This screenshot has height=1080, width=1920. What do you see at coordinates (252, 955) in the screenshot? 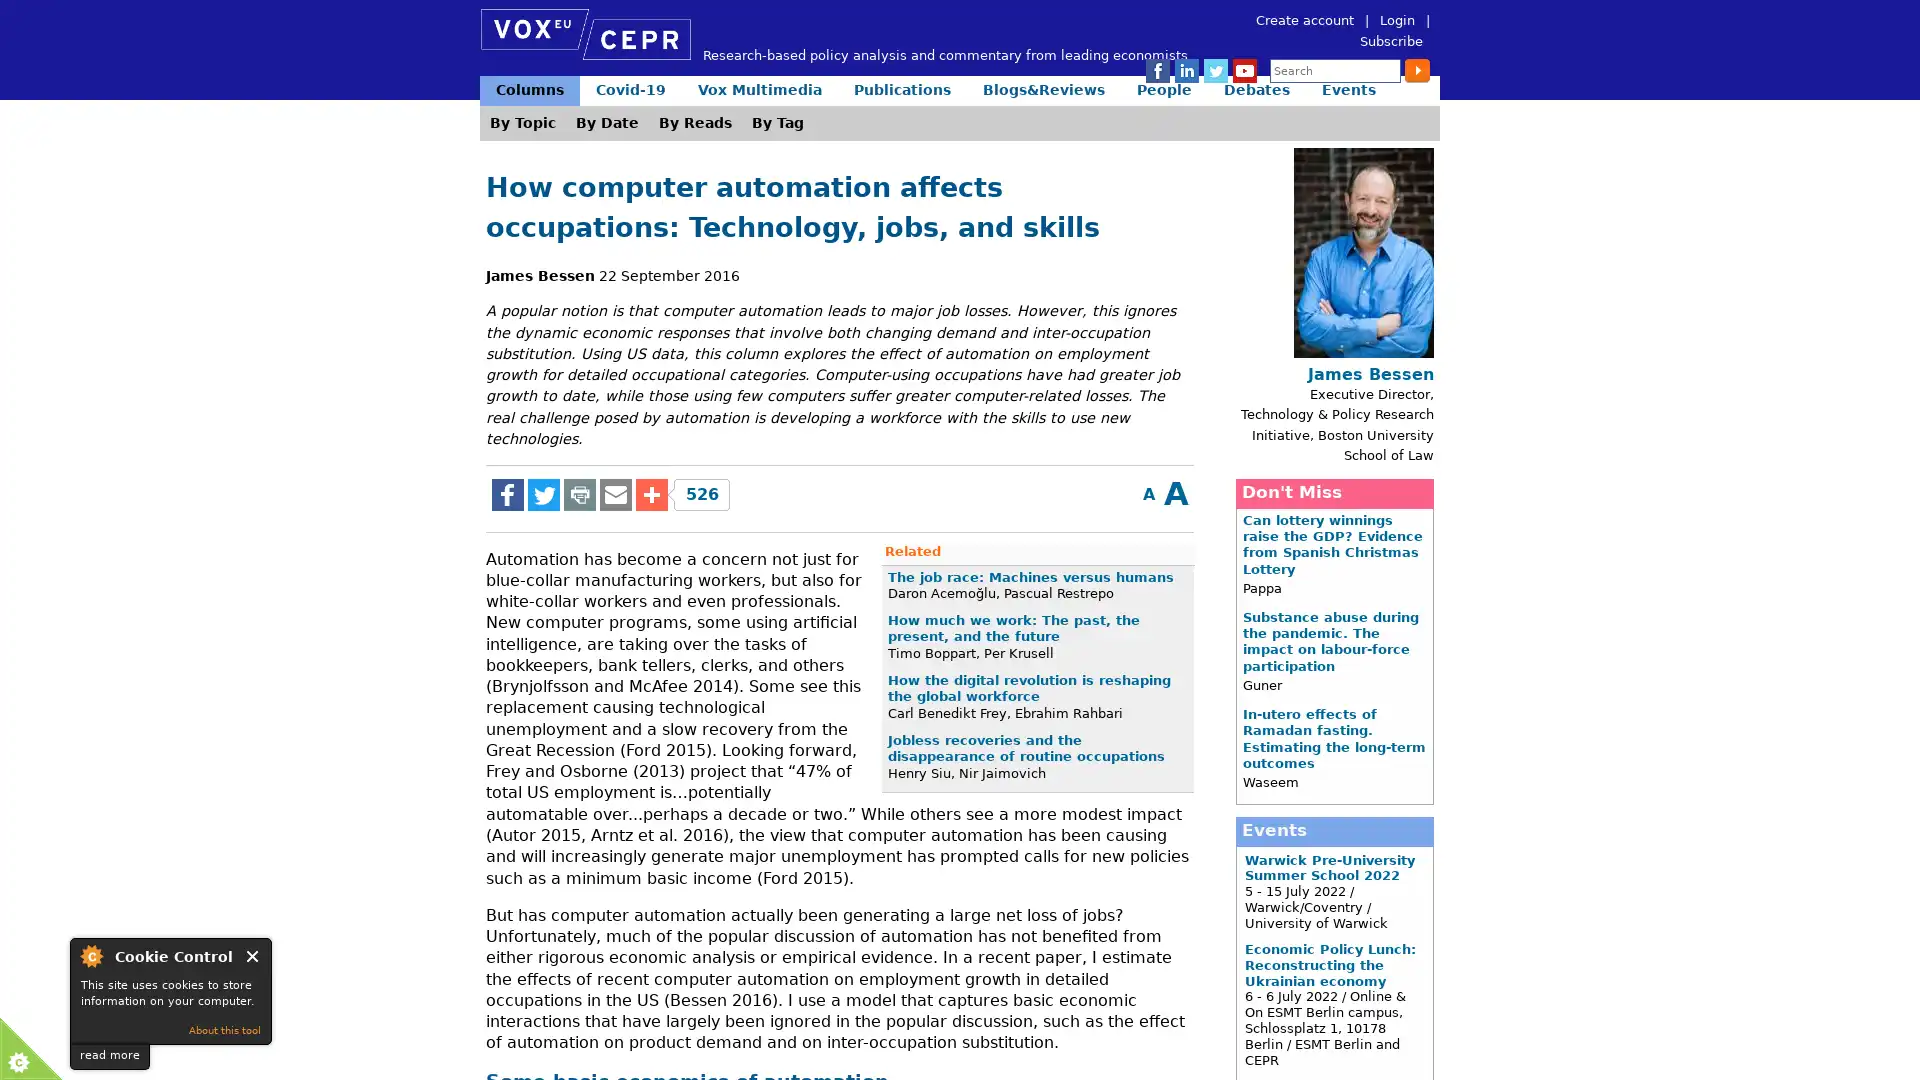
I see `Close` at bounding box center [252, 955].